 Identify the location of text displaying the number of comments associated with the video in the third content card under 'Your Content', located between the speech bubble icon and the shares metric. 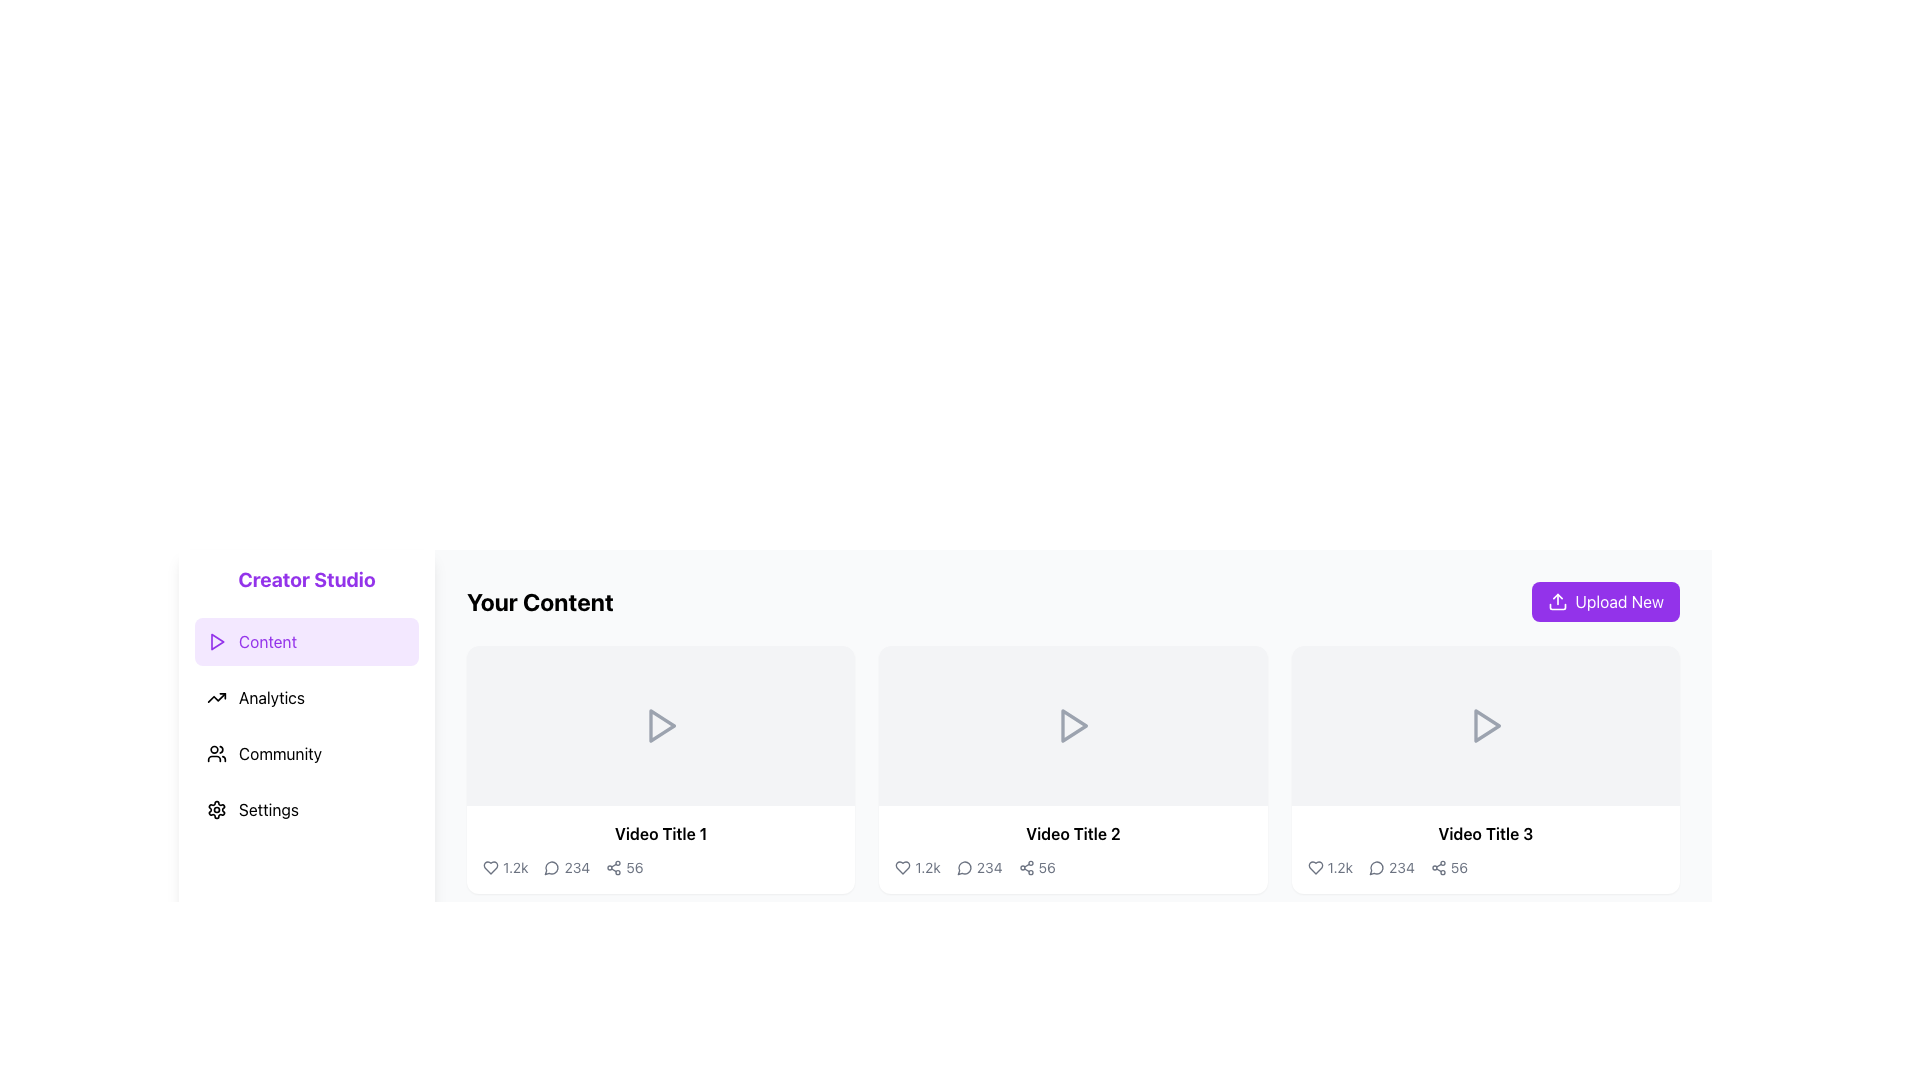
(1400, 866).